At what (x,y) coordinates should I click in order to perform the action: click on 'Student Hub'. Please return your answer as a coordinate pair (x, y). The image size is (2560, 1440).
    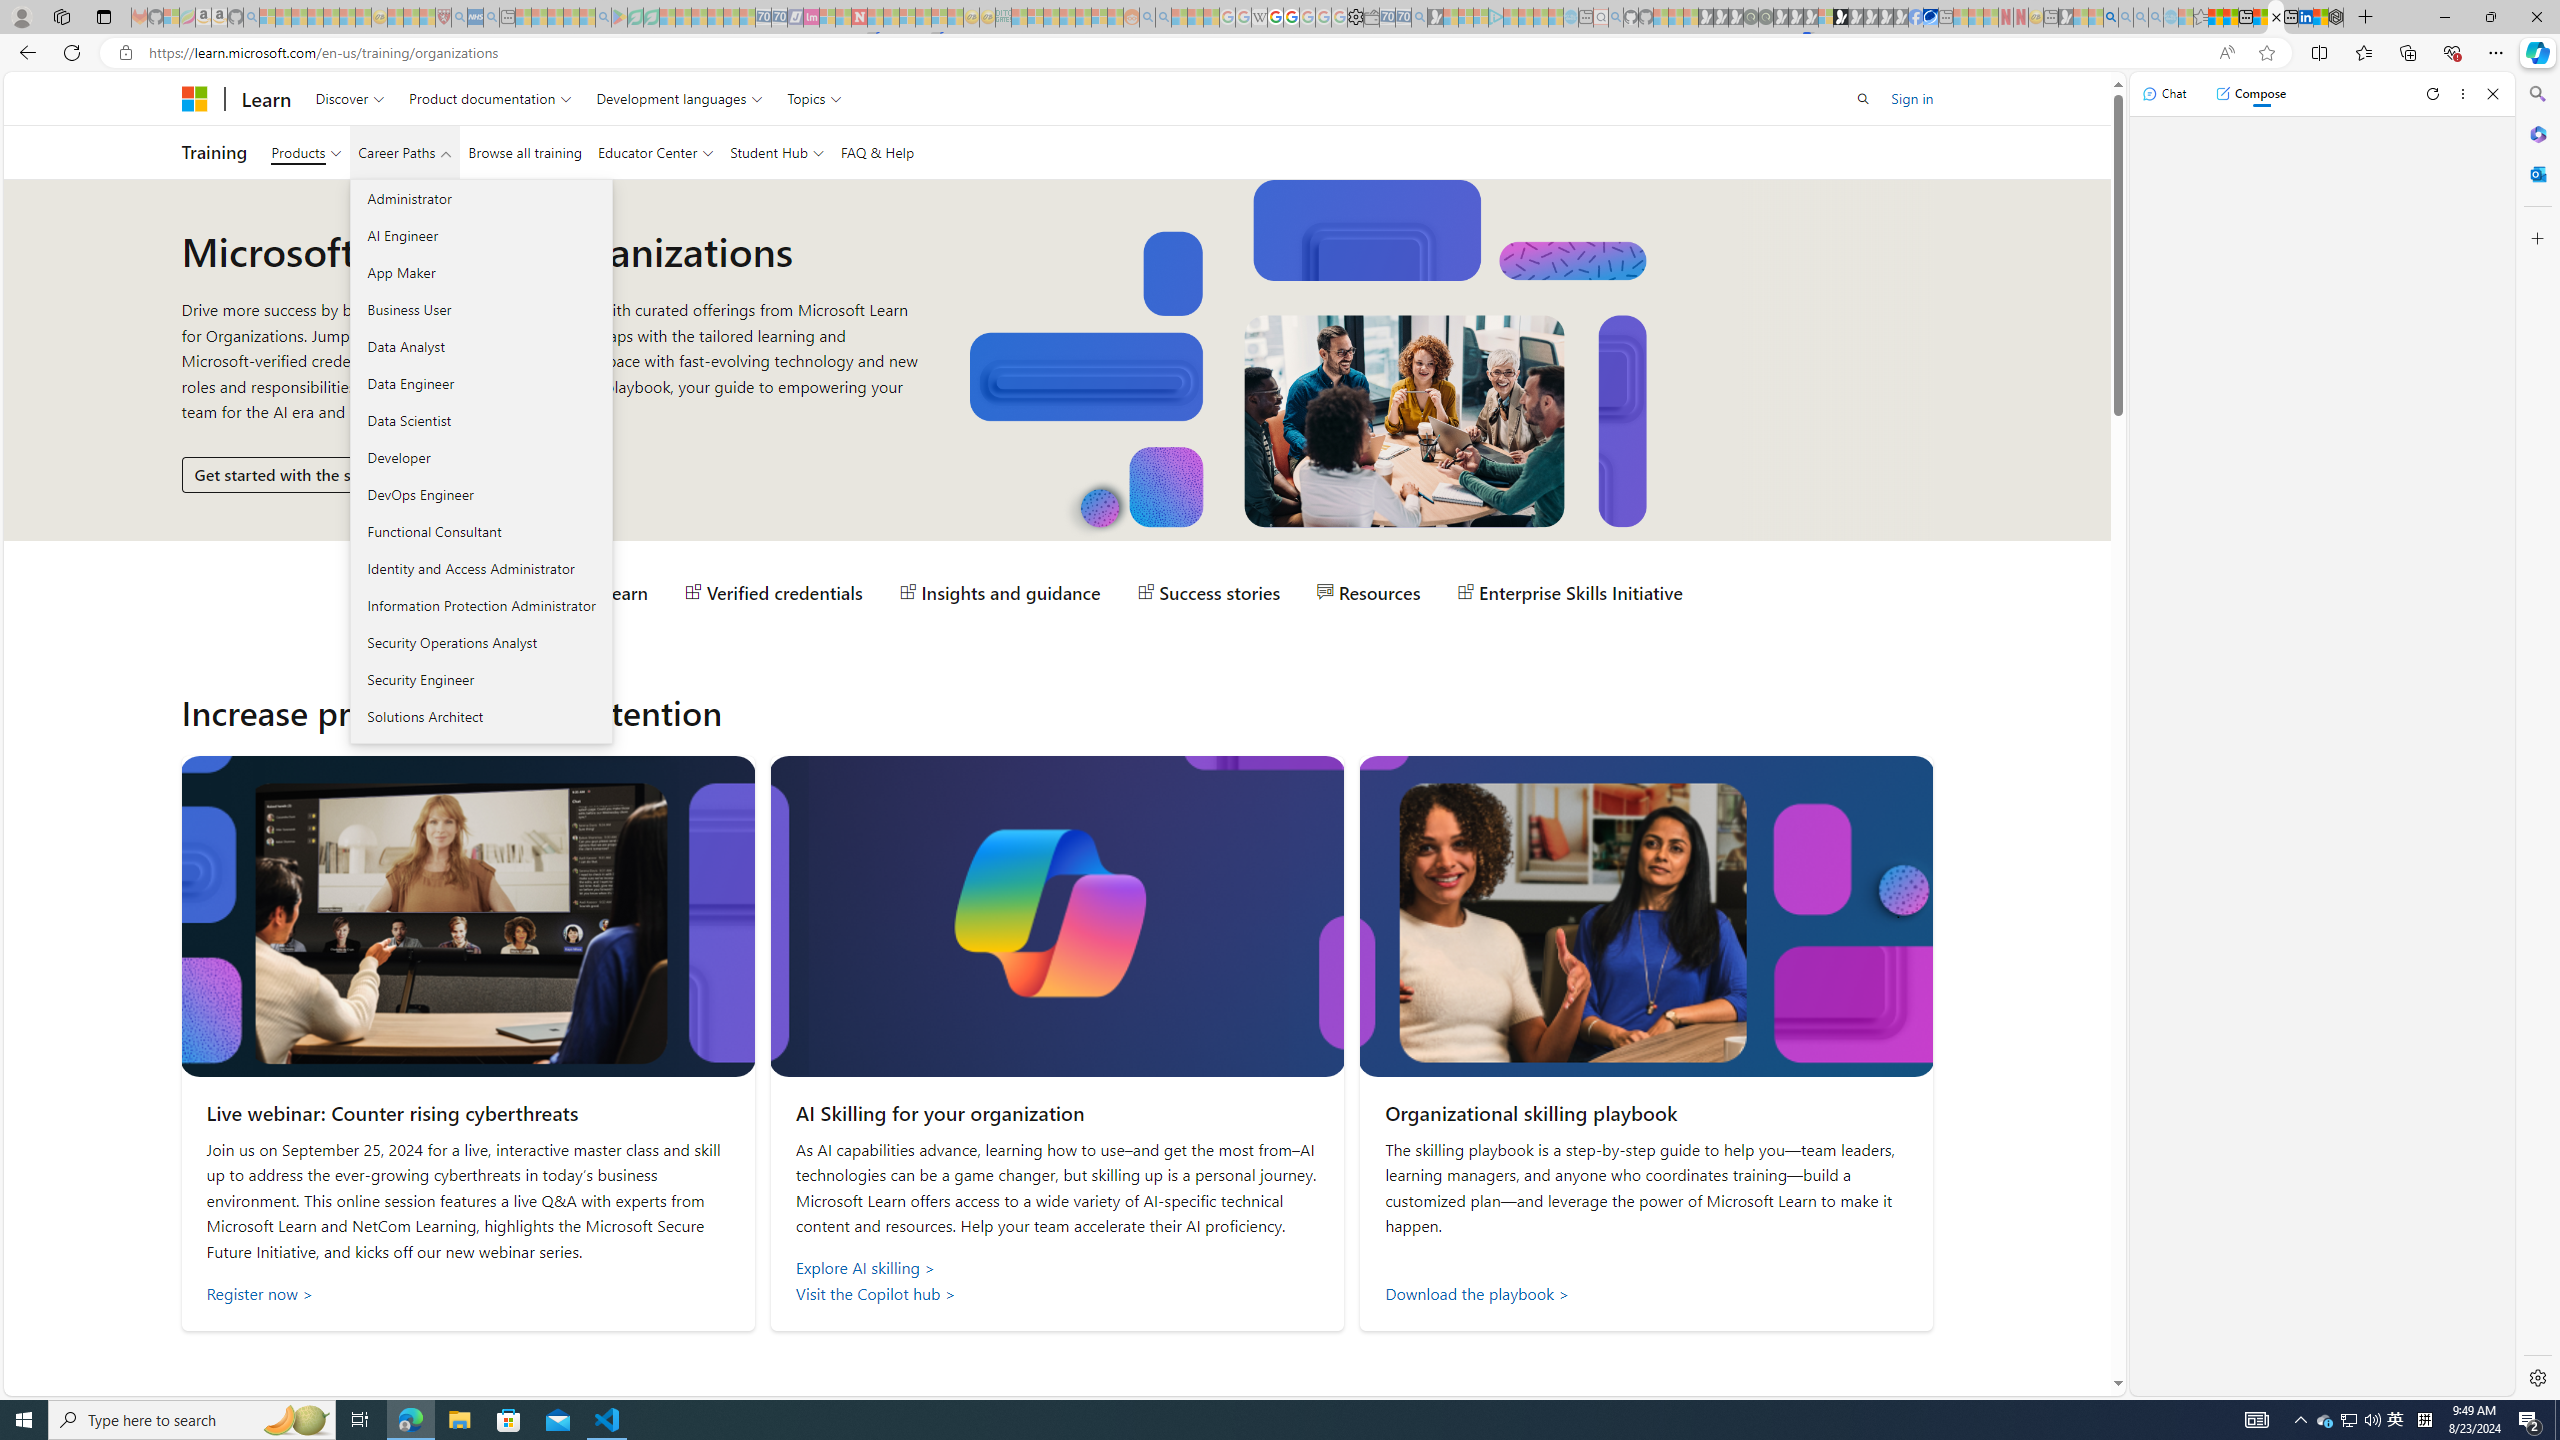
    Looking at the image, I should click on (775, 152).